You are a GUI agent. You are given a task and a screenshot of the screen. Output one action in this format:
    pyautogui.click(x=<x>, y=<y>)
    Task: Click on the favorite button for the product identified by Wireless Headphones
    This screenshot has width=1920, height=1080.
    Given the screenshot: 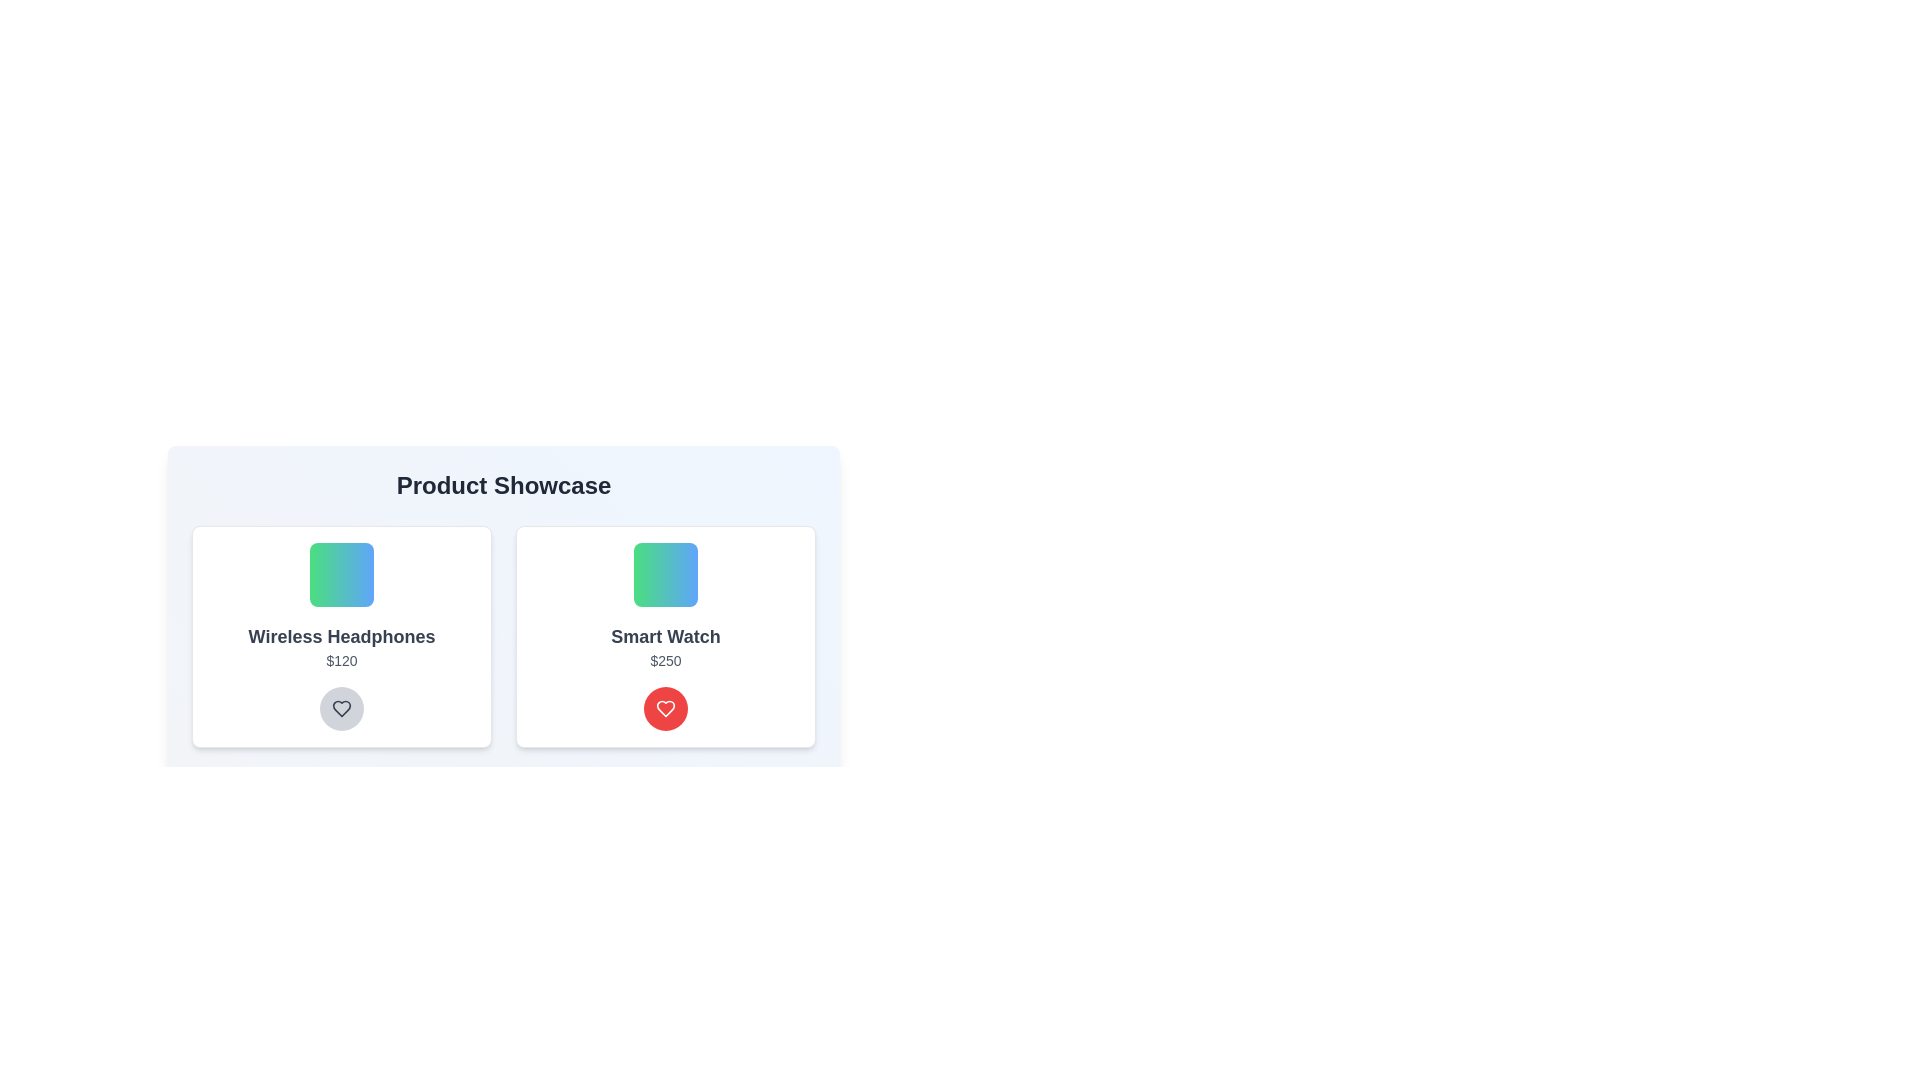 What is the action you would take?
    pyautogui.click(x=341, y=708)
    